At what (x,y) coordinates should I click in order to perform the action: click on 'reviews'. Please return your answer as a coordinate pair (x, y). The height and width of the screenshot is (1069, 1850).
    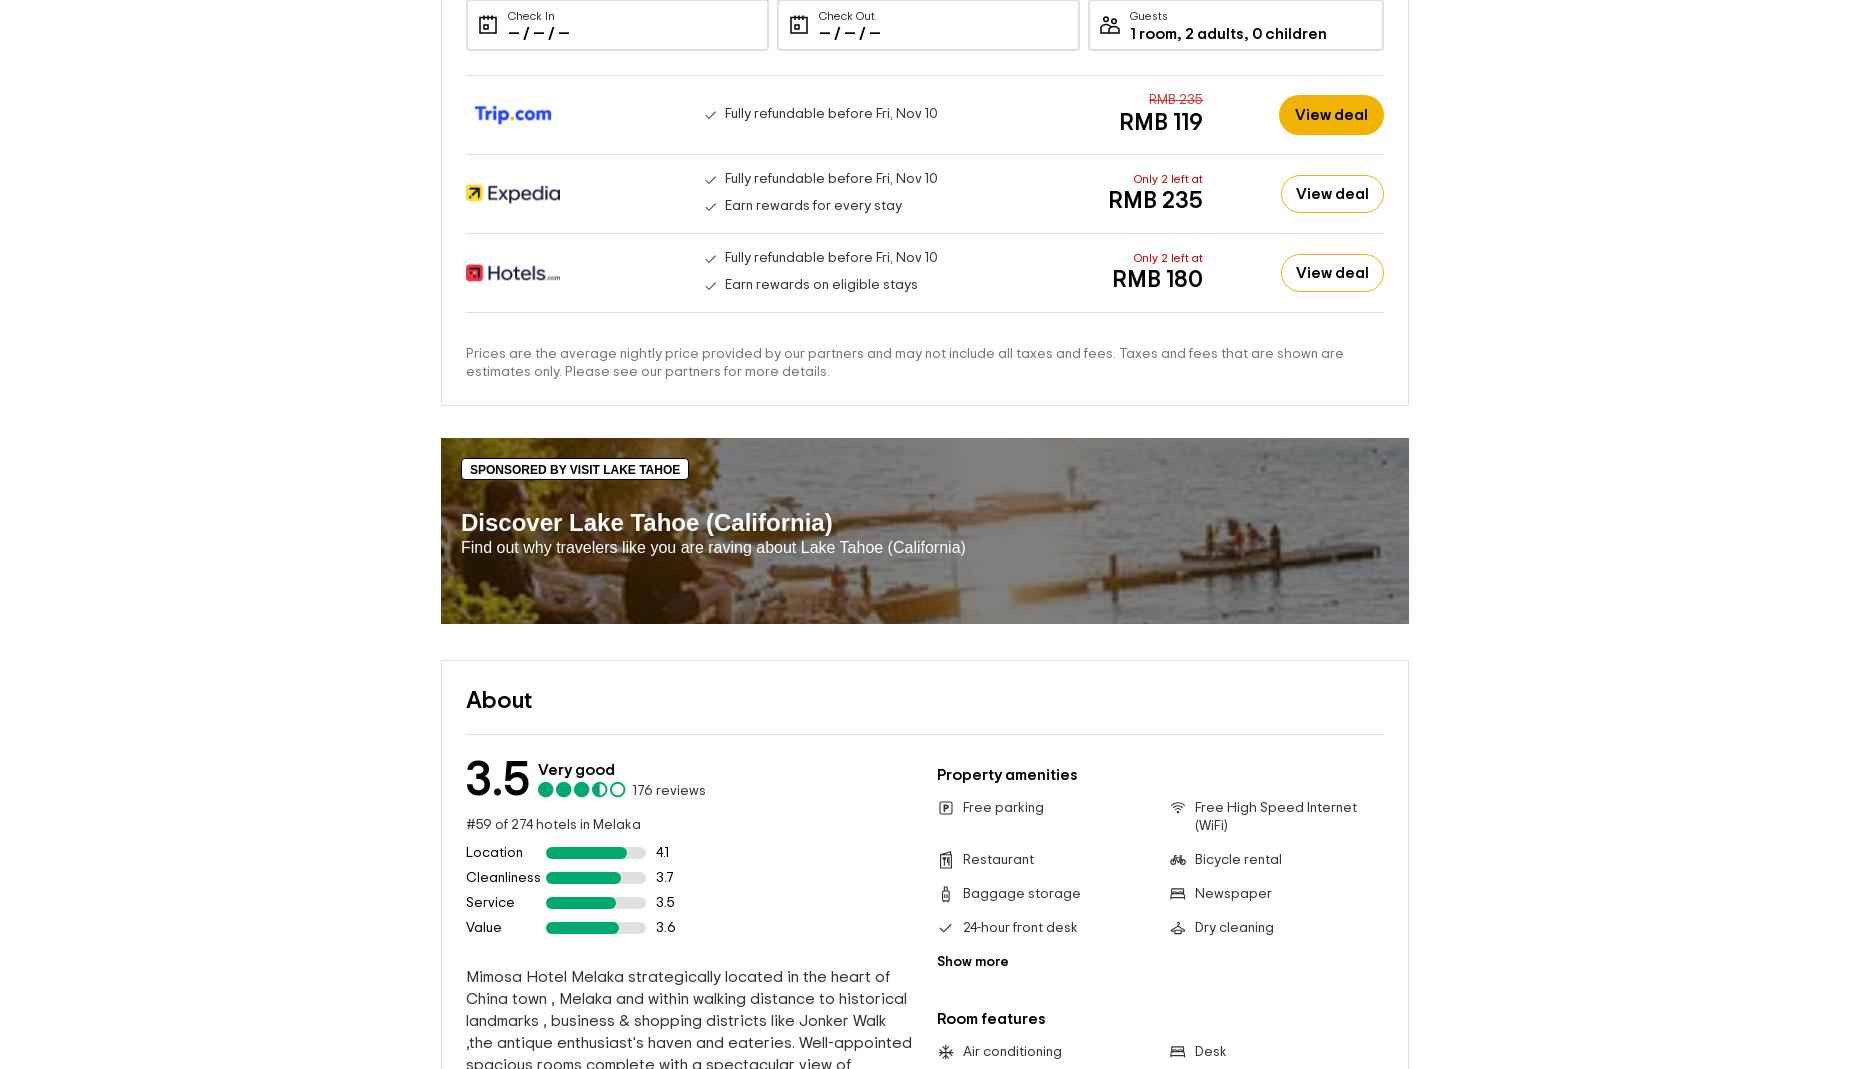
    Looking at the image, I should click on (679, 790).